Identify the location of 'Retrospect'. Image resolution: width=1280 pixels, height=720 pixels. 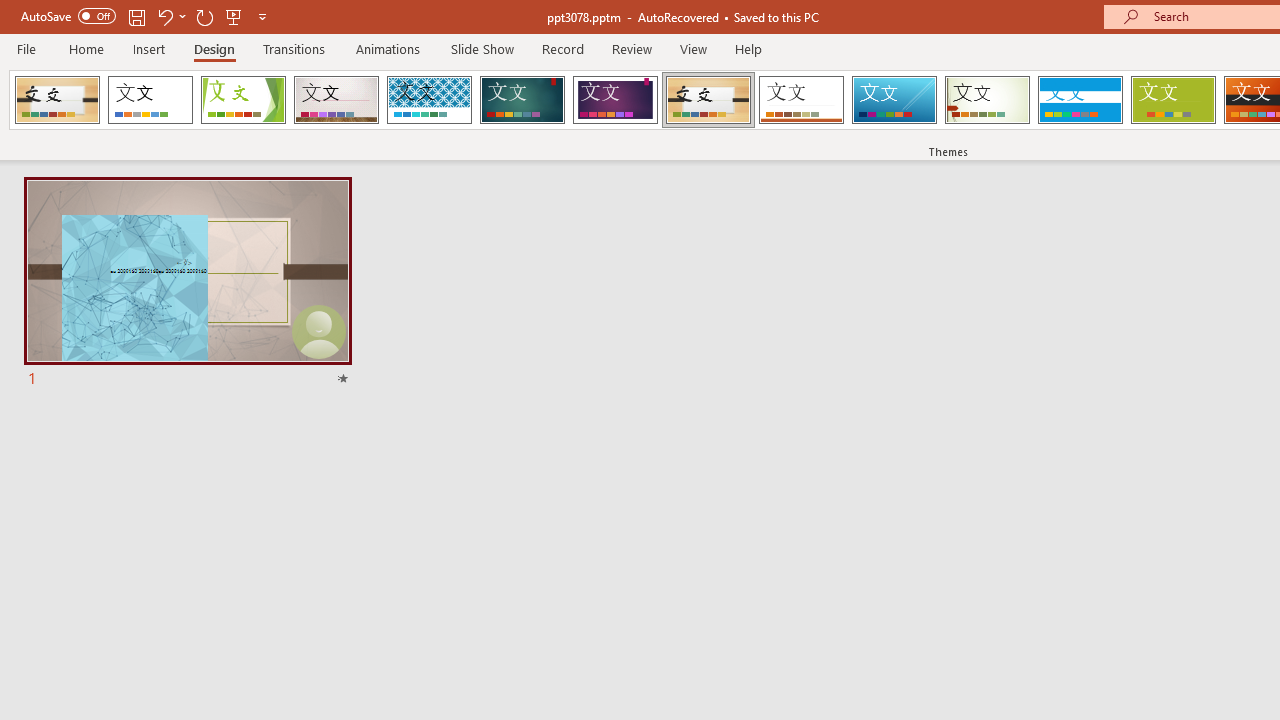
(801, 100).